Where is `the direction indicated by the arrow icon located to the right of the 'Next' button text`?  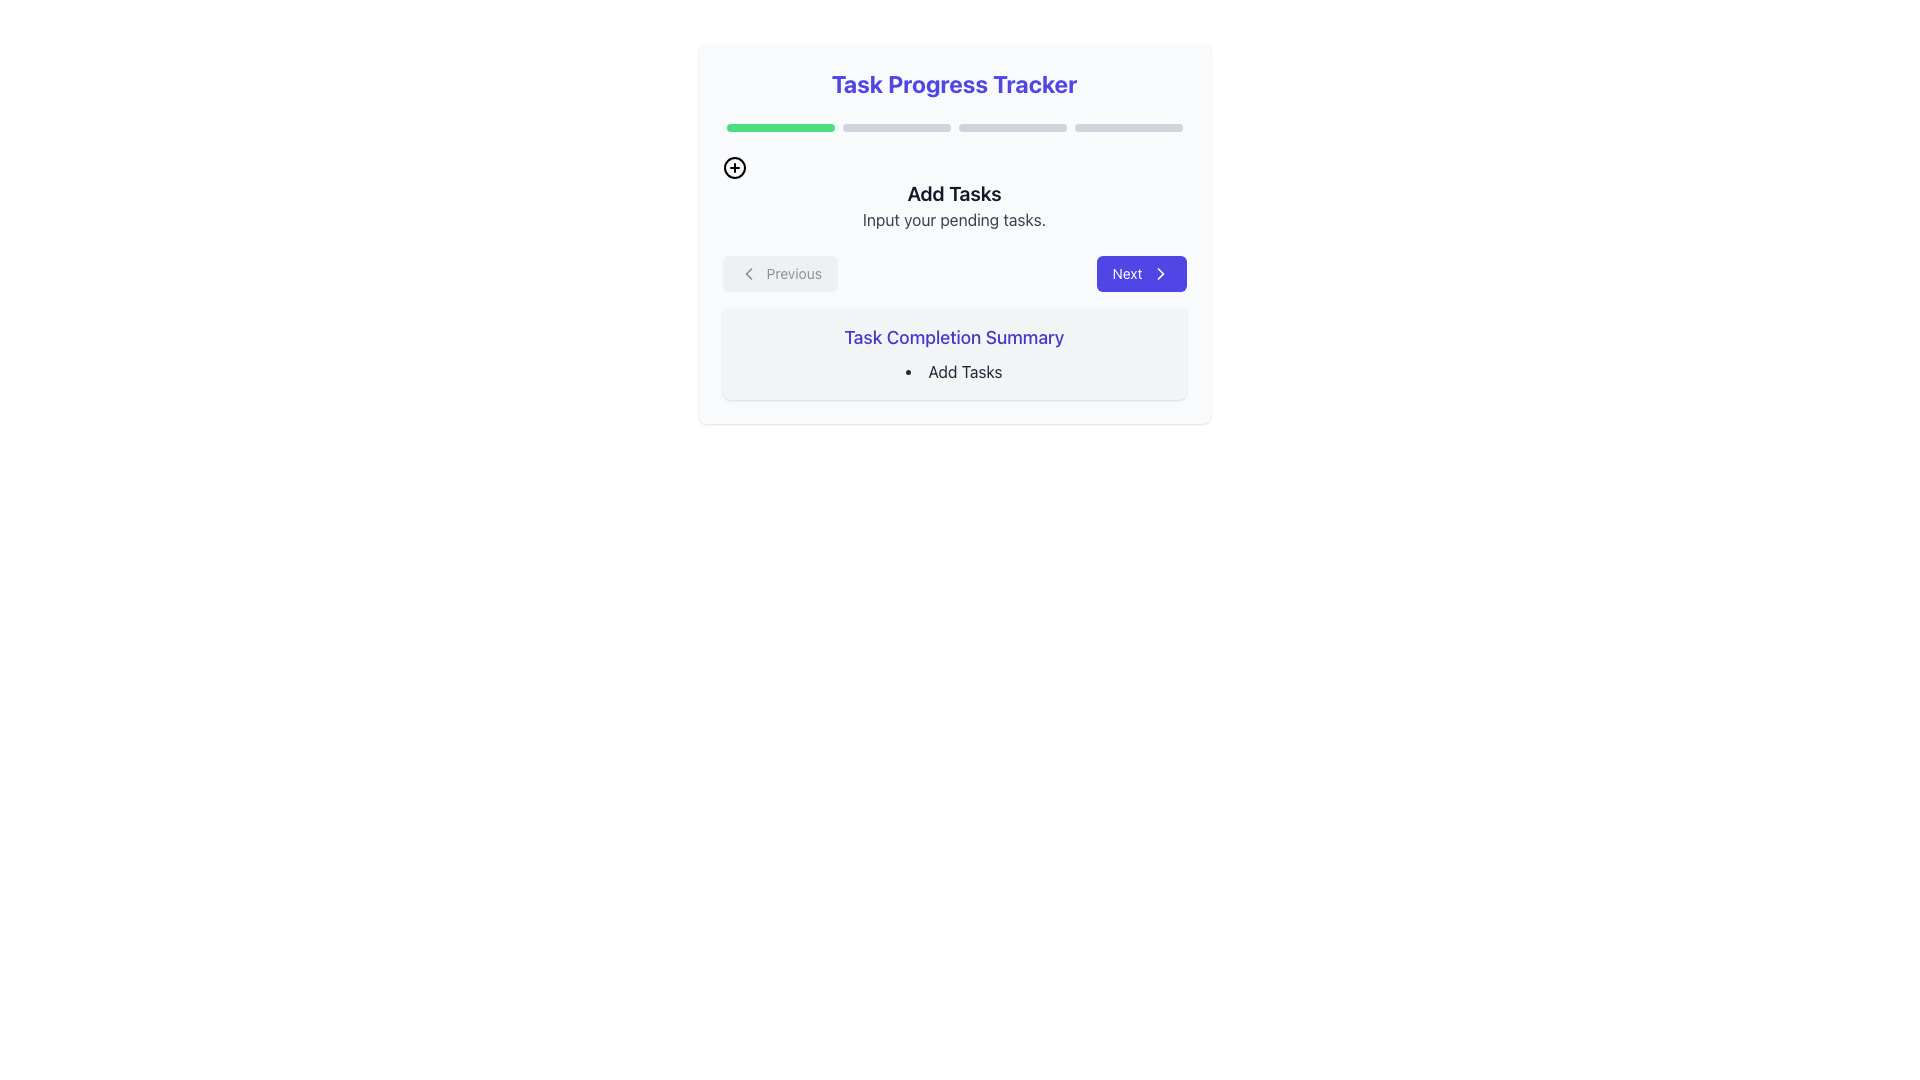
the direction indicated by the arrow icon located to the right of the 'Next' button text is located at coordinates (1160, 273).